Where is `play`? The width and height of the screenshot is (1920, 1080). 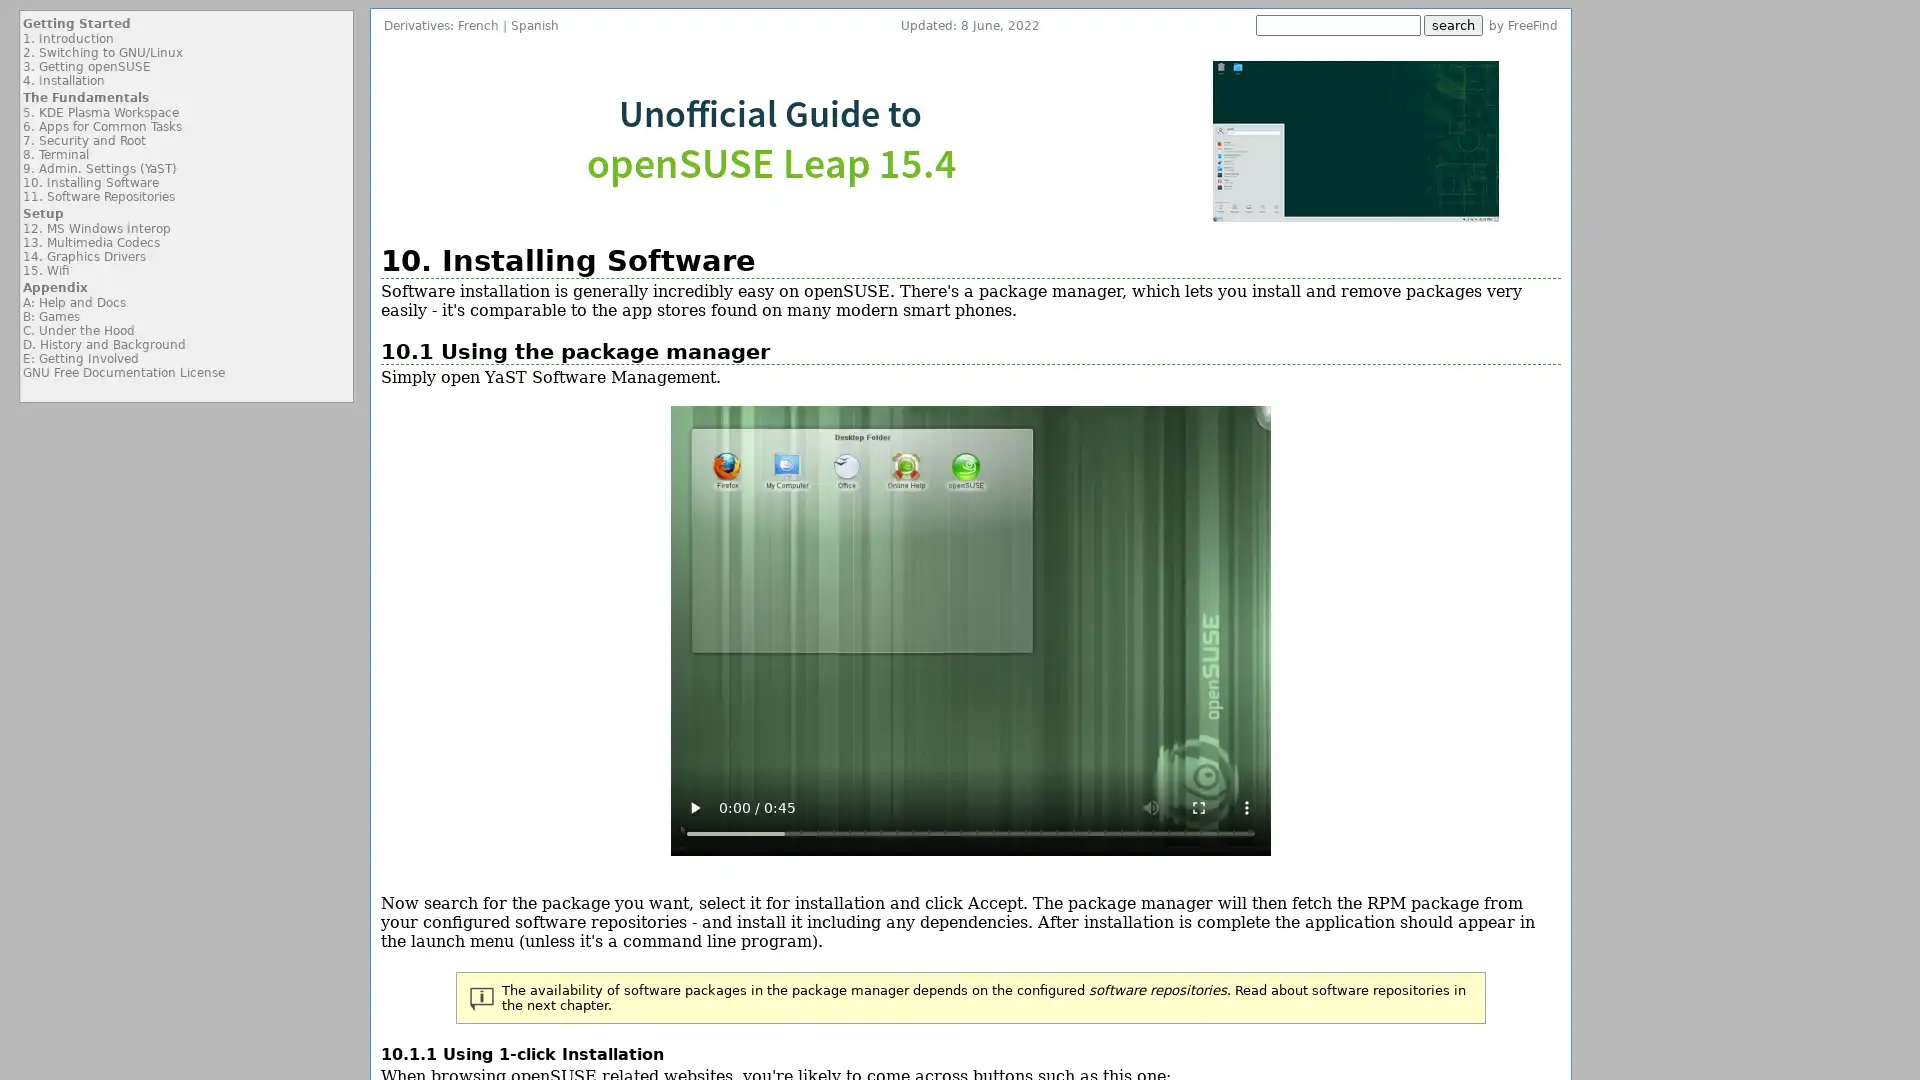 play is located at coordinates (694, 806).